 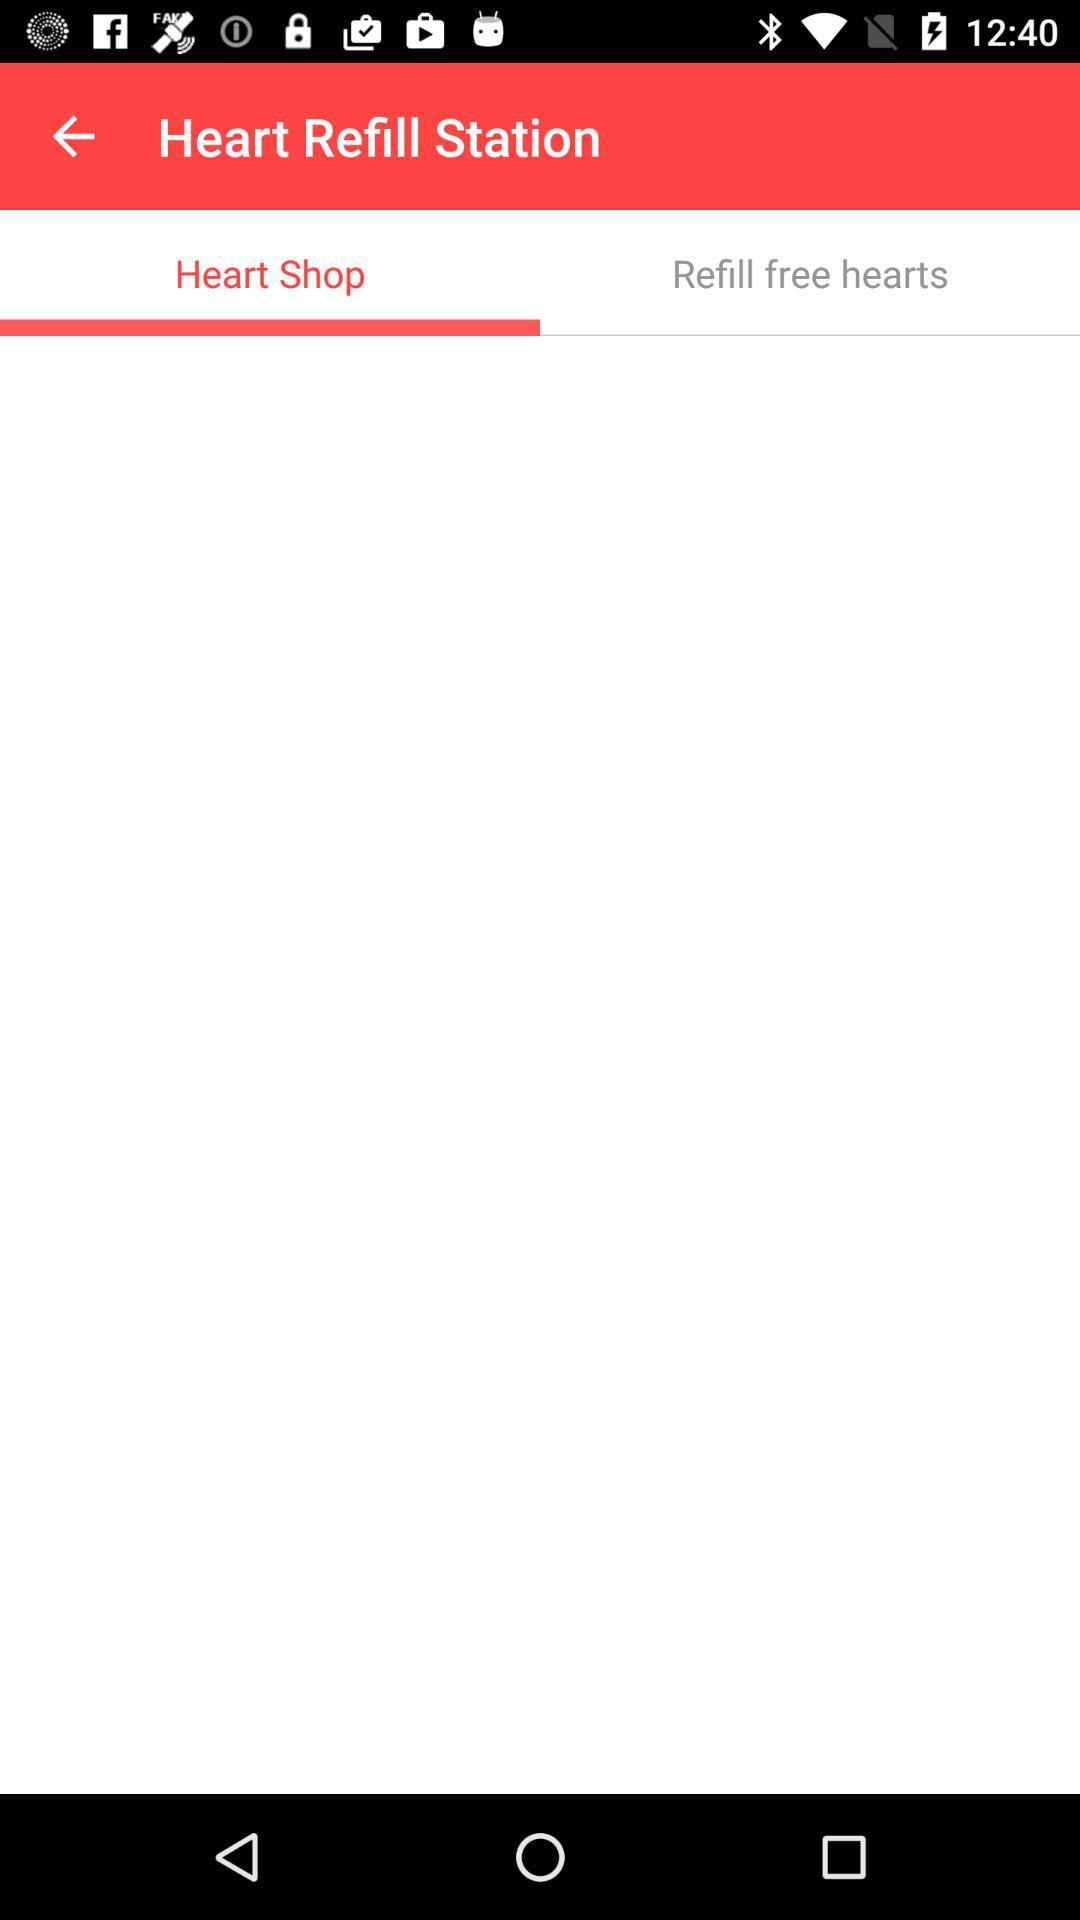 I want to click on item next to heart refill station app, so click(x=72, y=135).